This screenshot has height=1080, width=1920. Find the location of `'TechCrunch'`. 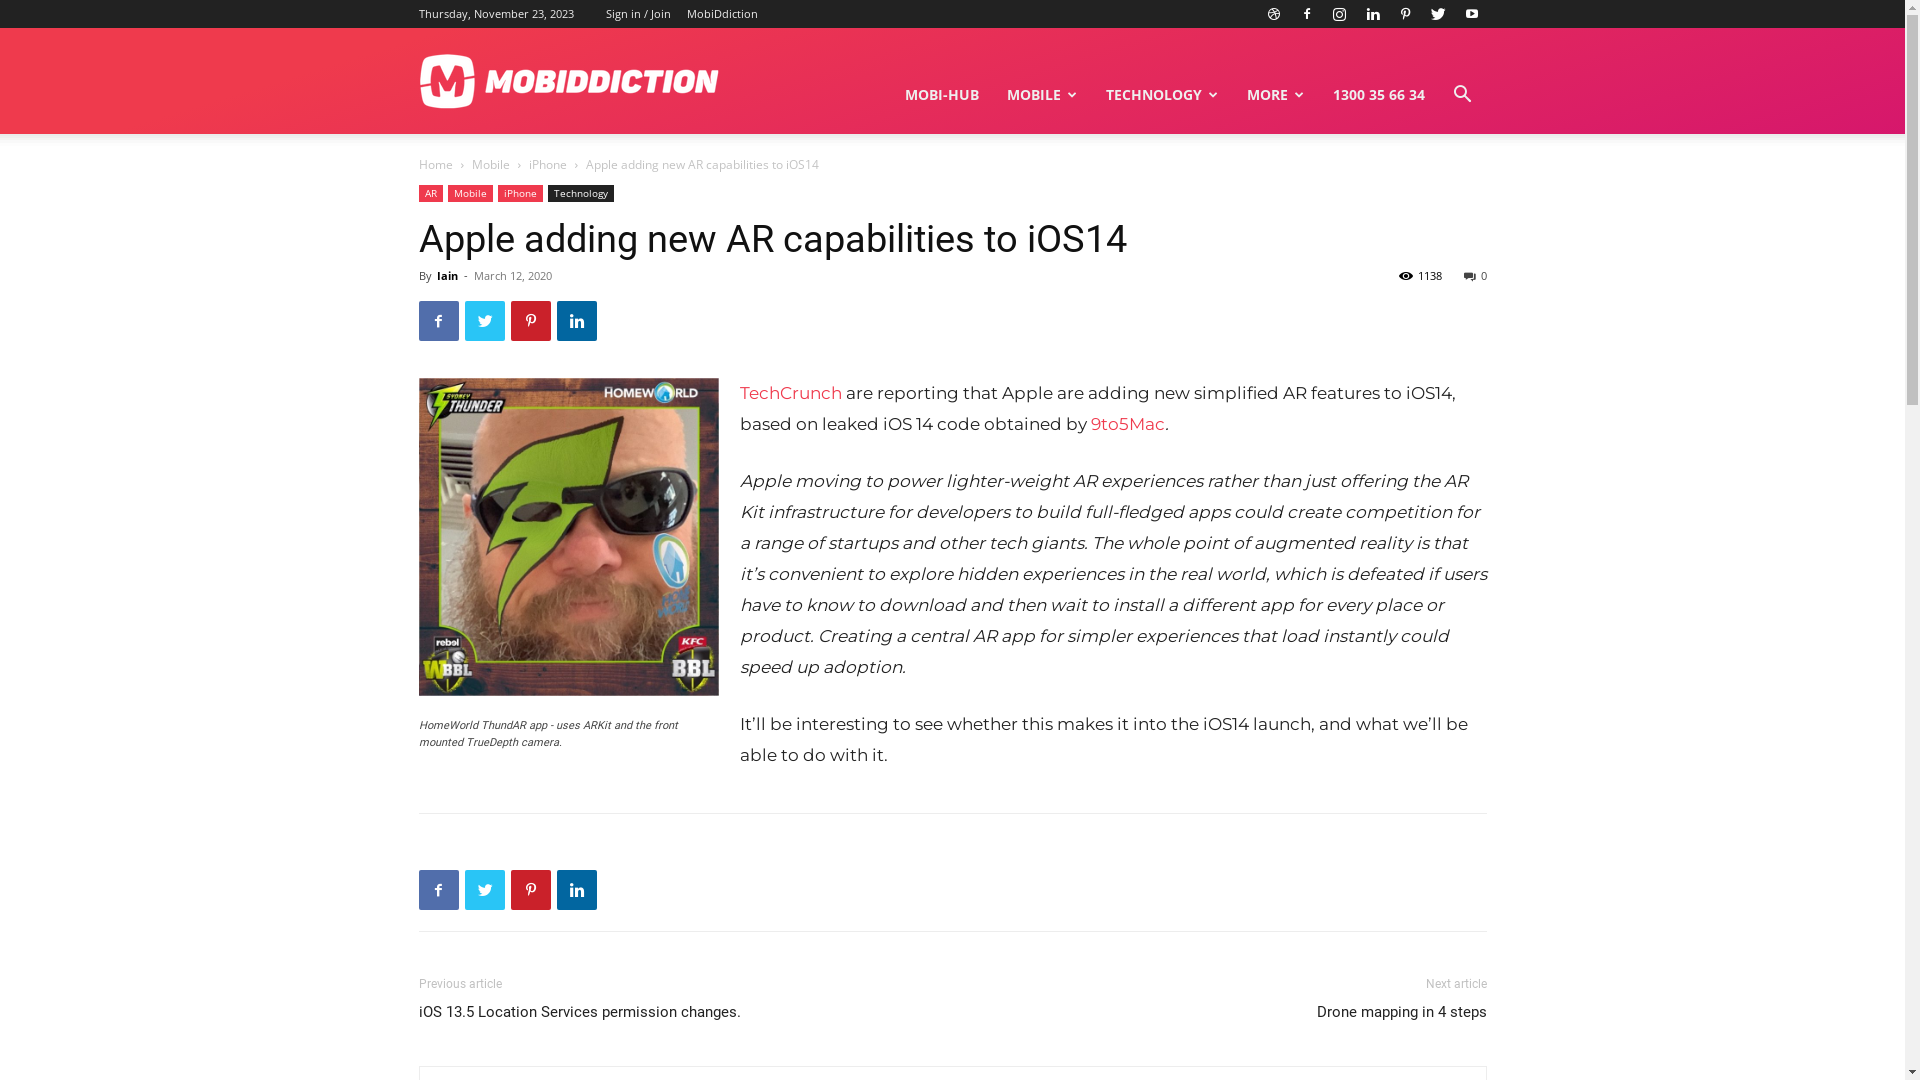

'TechCrunch' is located at coordinates (790, 393).